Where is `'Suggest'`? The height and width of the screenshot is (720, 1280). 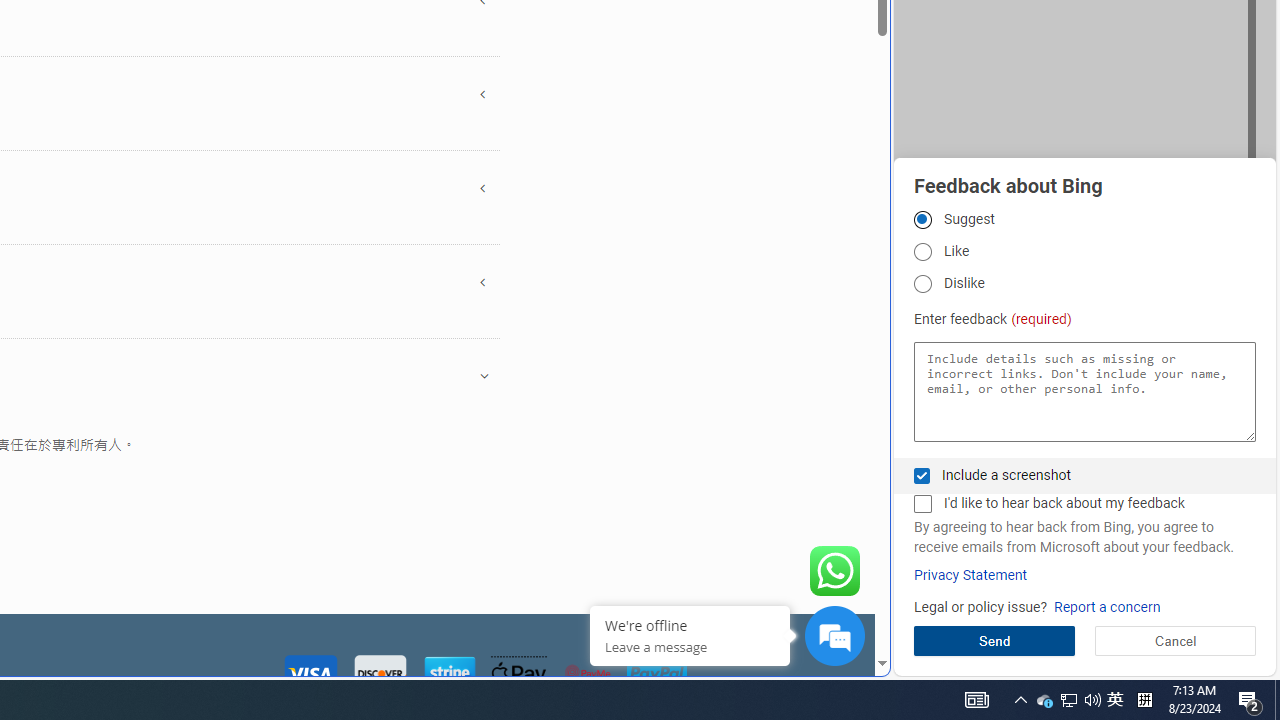
'Suggest' is located at coordinates (921, 219).